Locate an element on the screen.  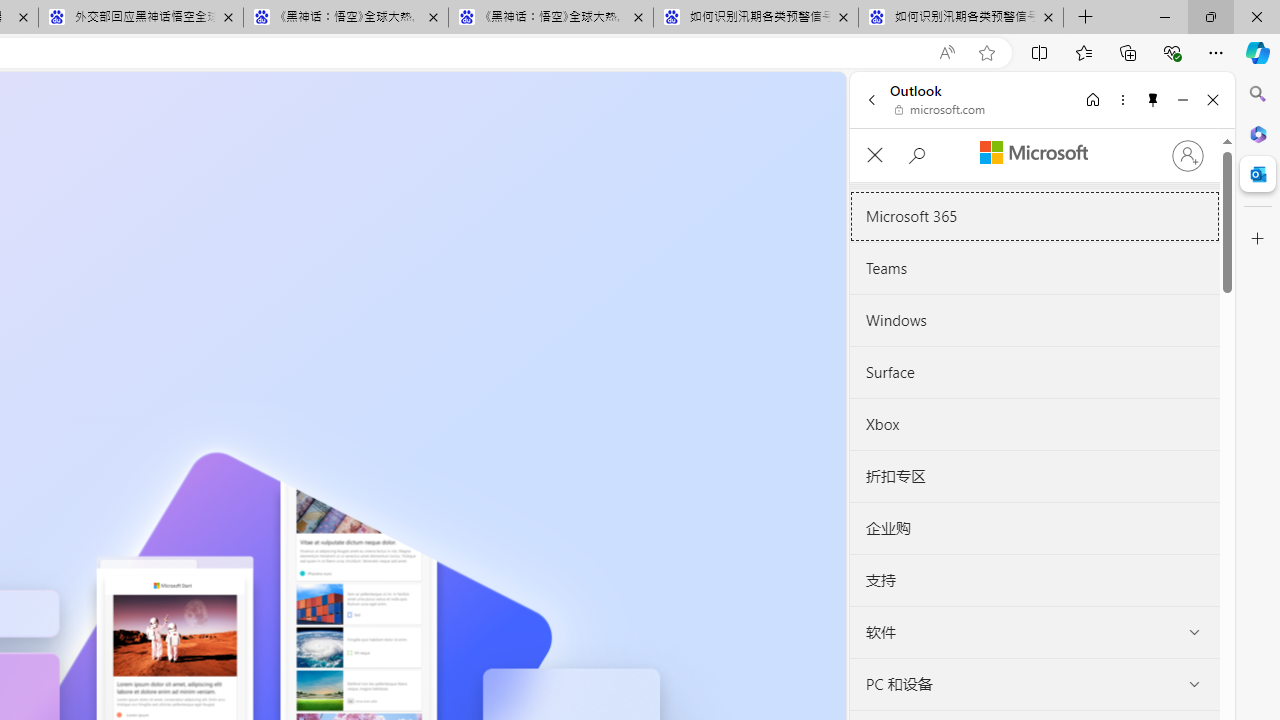
'Surface' is located at coordinates (1034, 372).